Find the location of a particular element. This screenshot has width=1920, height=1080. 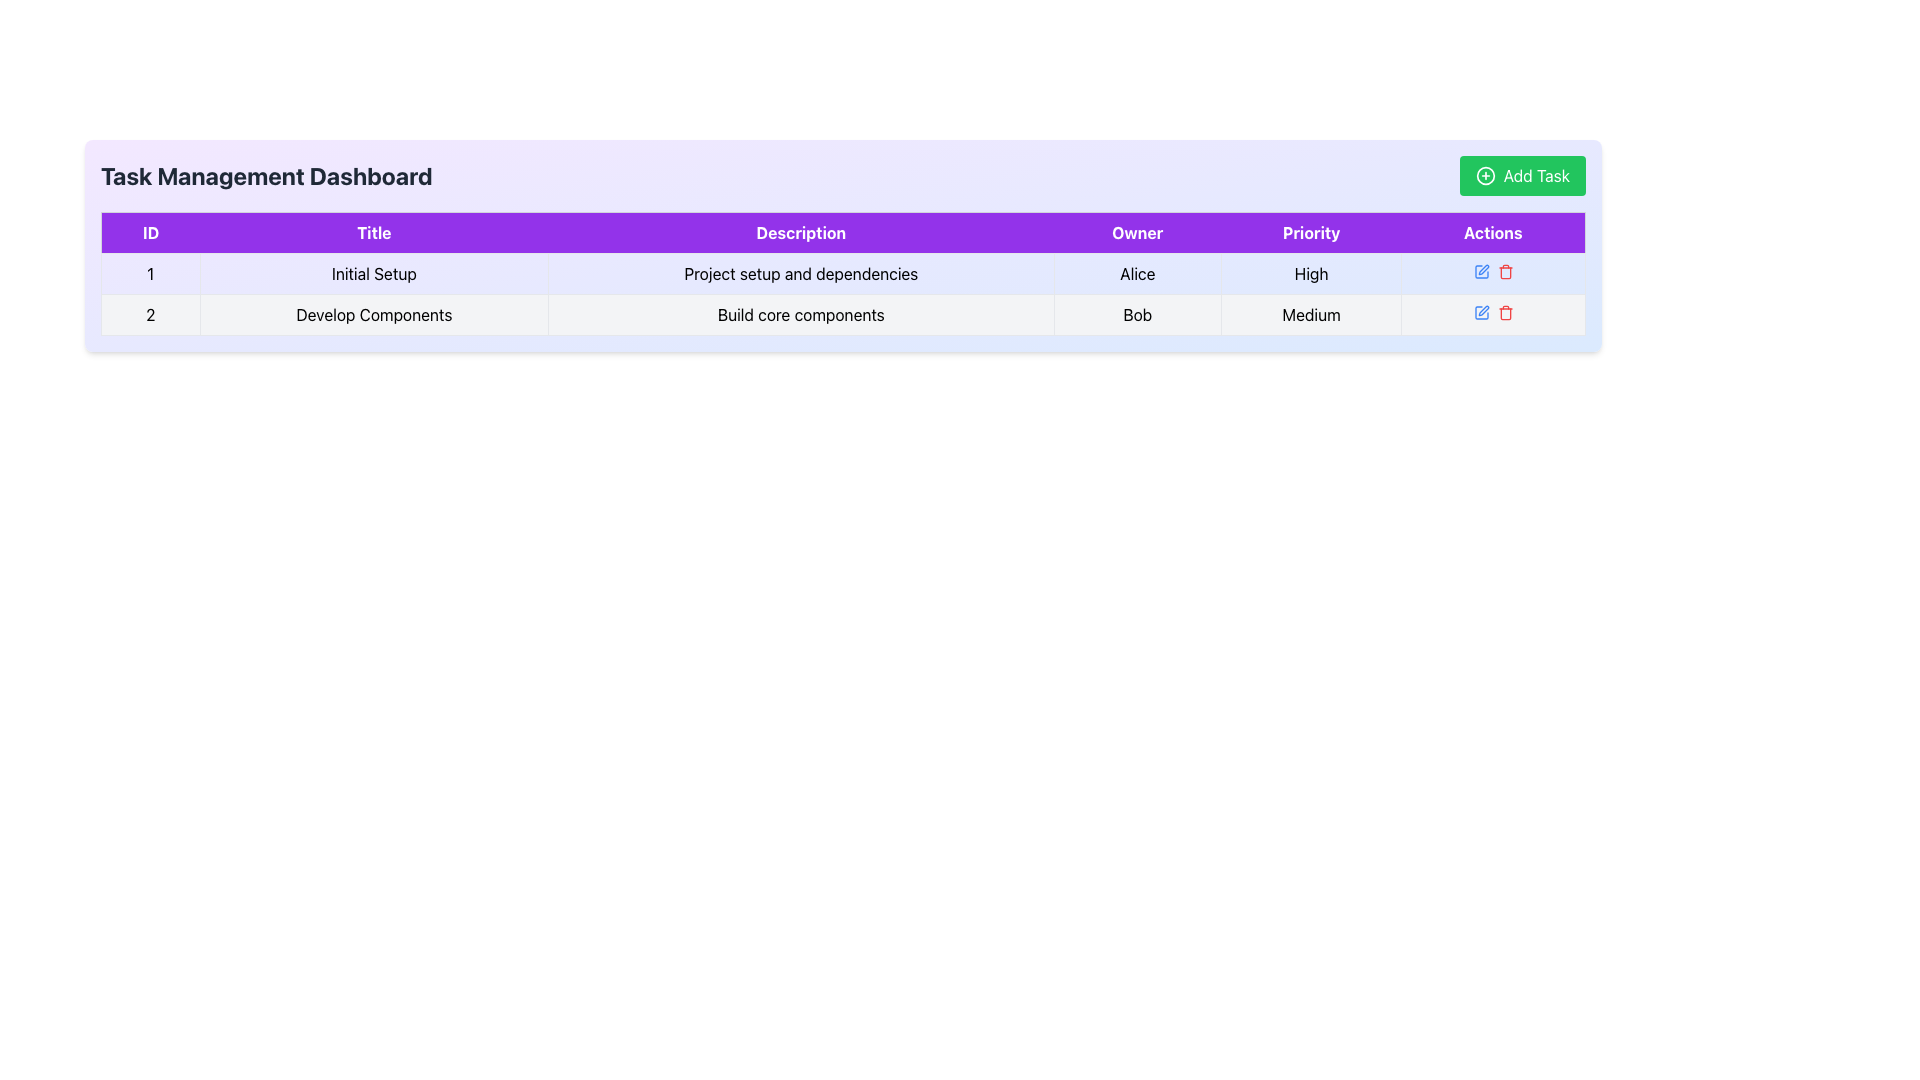

the text component displaying 'Project setup and dependencies' in the 'Description' column of the 'Initial Setup' task is located at coordinates (801, 273).